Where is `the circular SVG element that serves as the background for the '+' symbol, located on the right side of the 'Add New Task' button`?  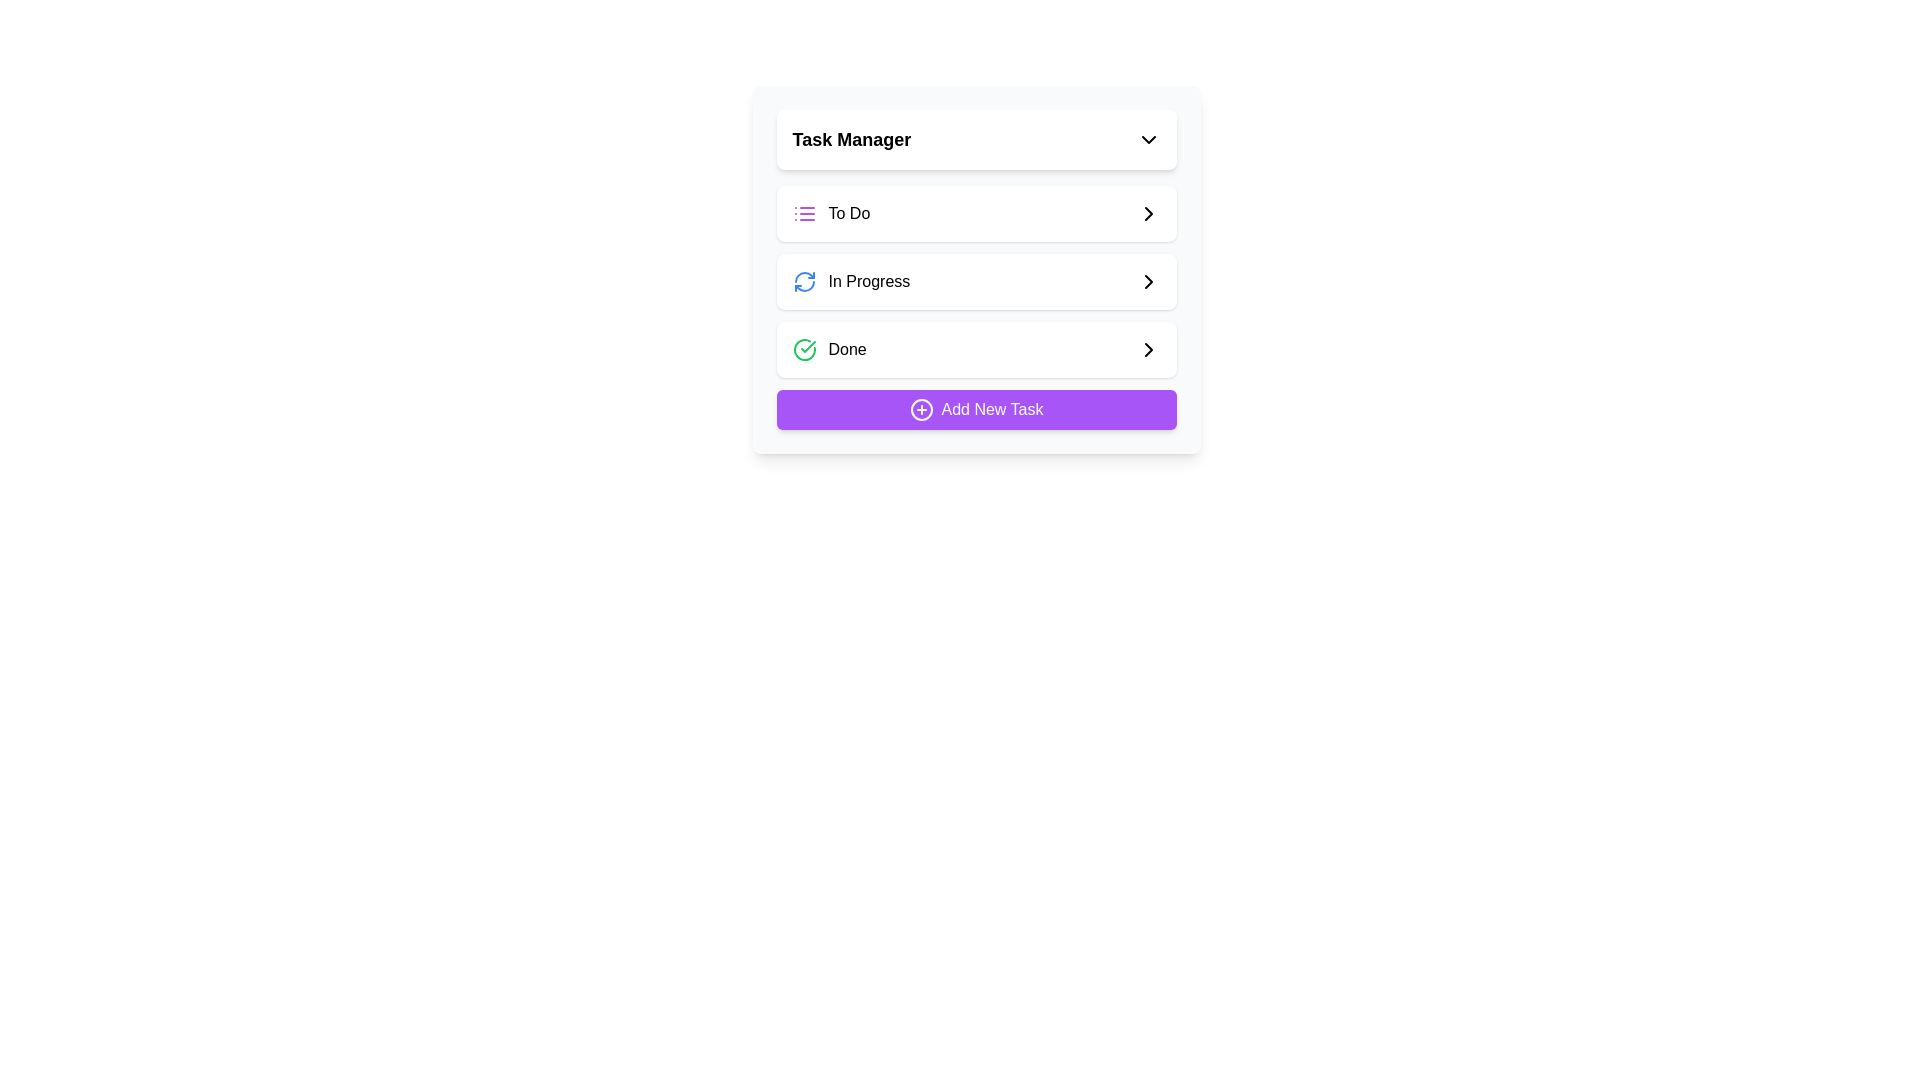
the circular SVG element that serves as the background for the '+' symbol, located on the right side of the 'Add New Task' button is located at coordinates (920, 408).